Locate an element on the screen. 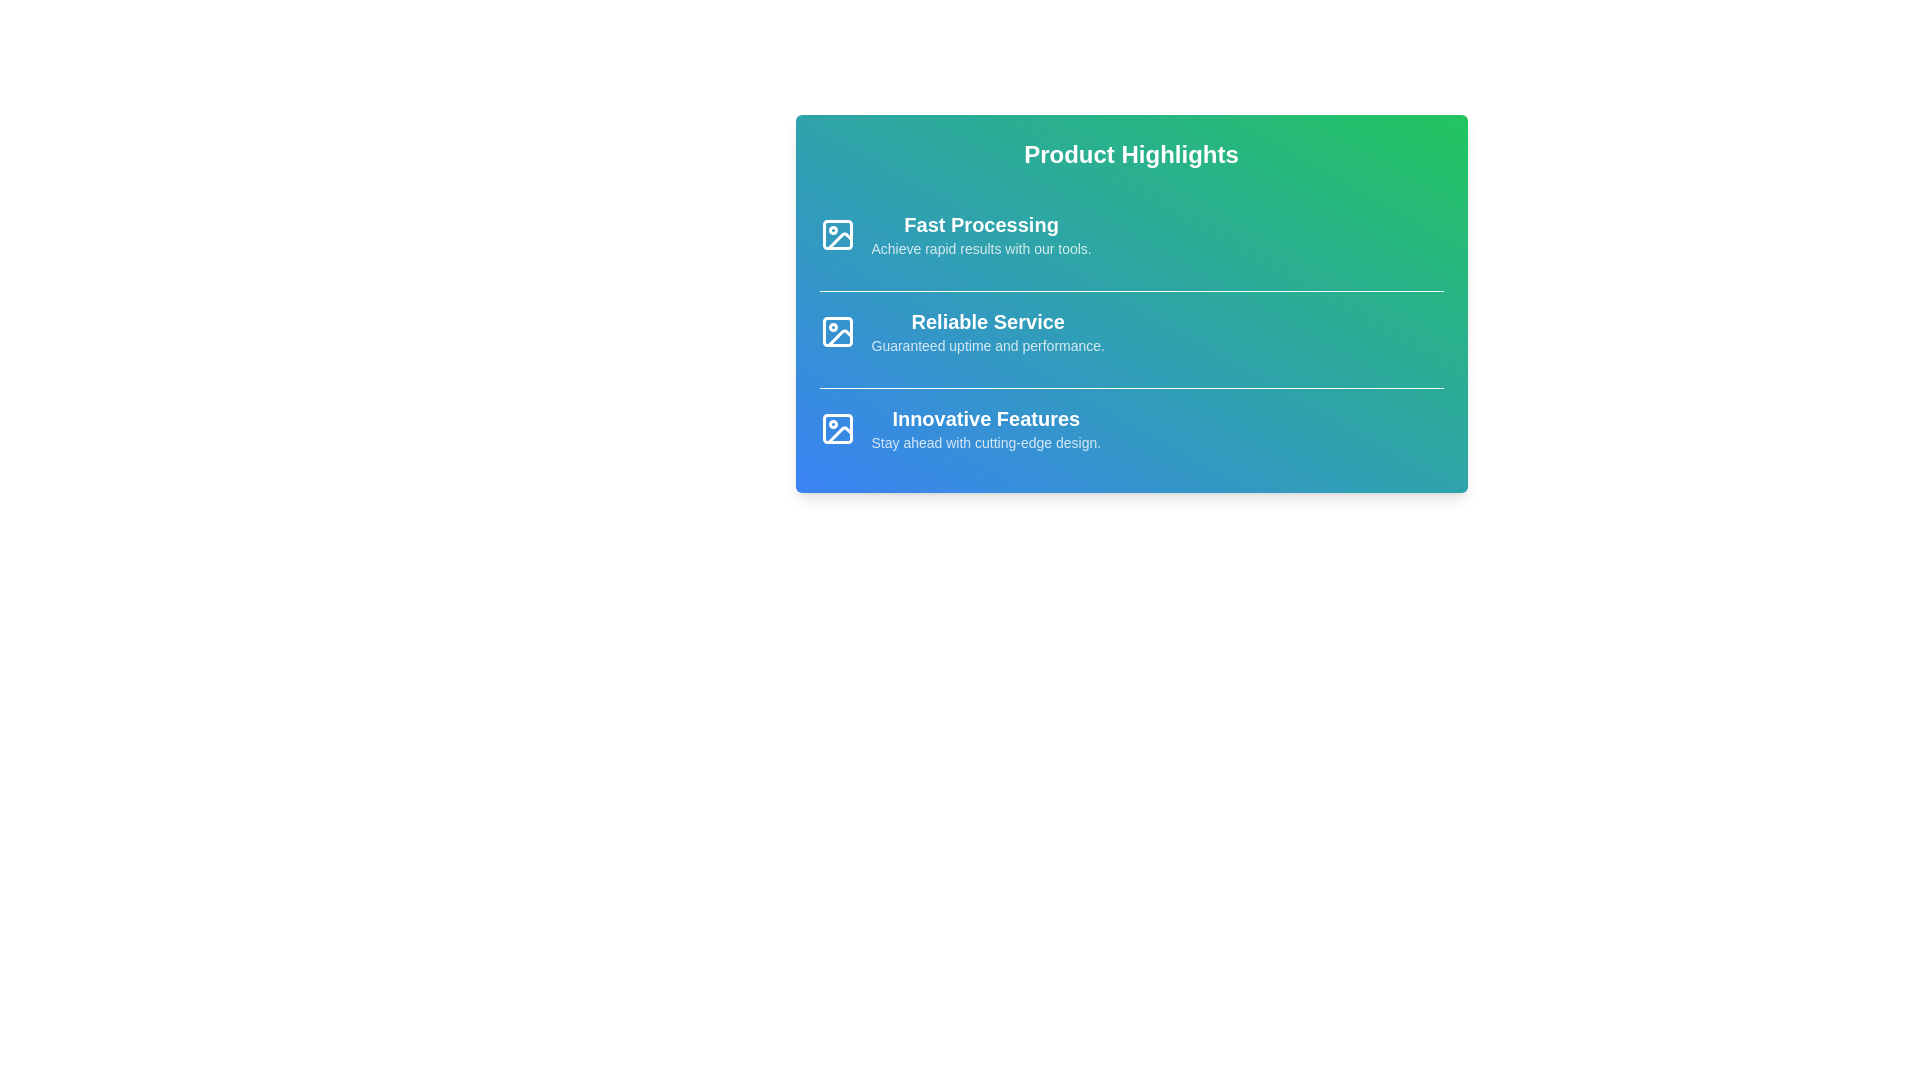 The height and width of the screenshot is (1080, 1920). text block displaying 'Innovative Features' which is styled with a bold, large font and located within the 'Product Highlights' section is located at coordinates (986, 418).